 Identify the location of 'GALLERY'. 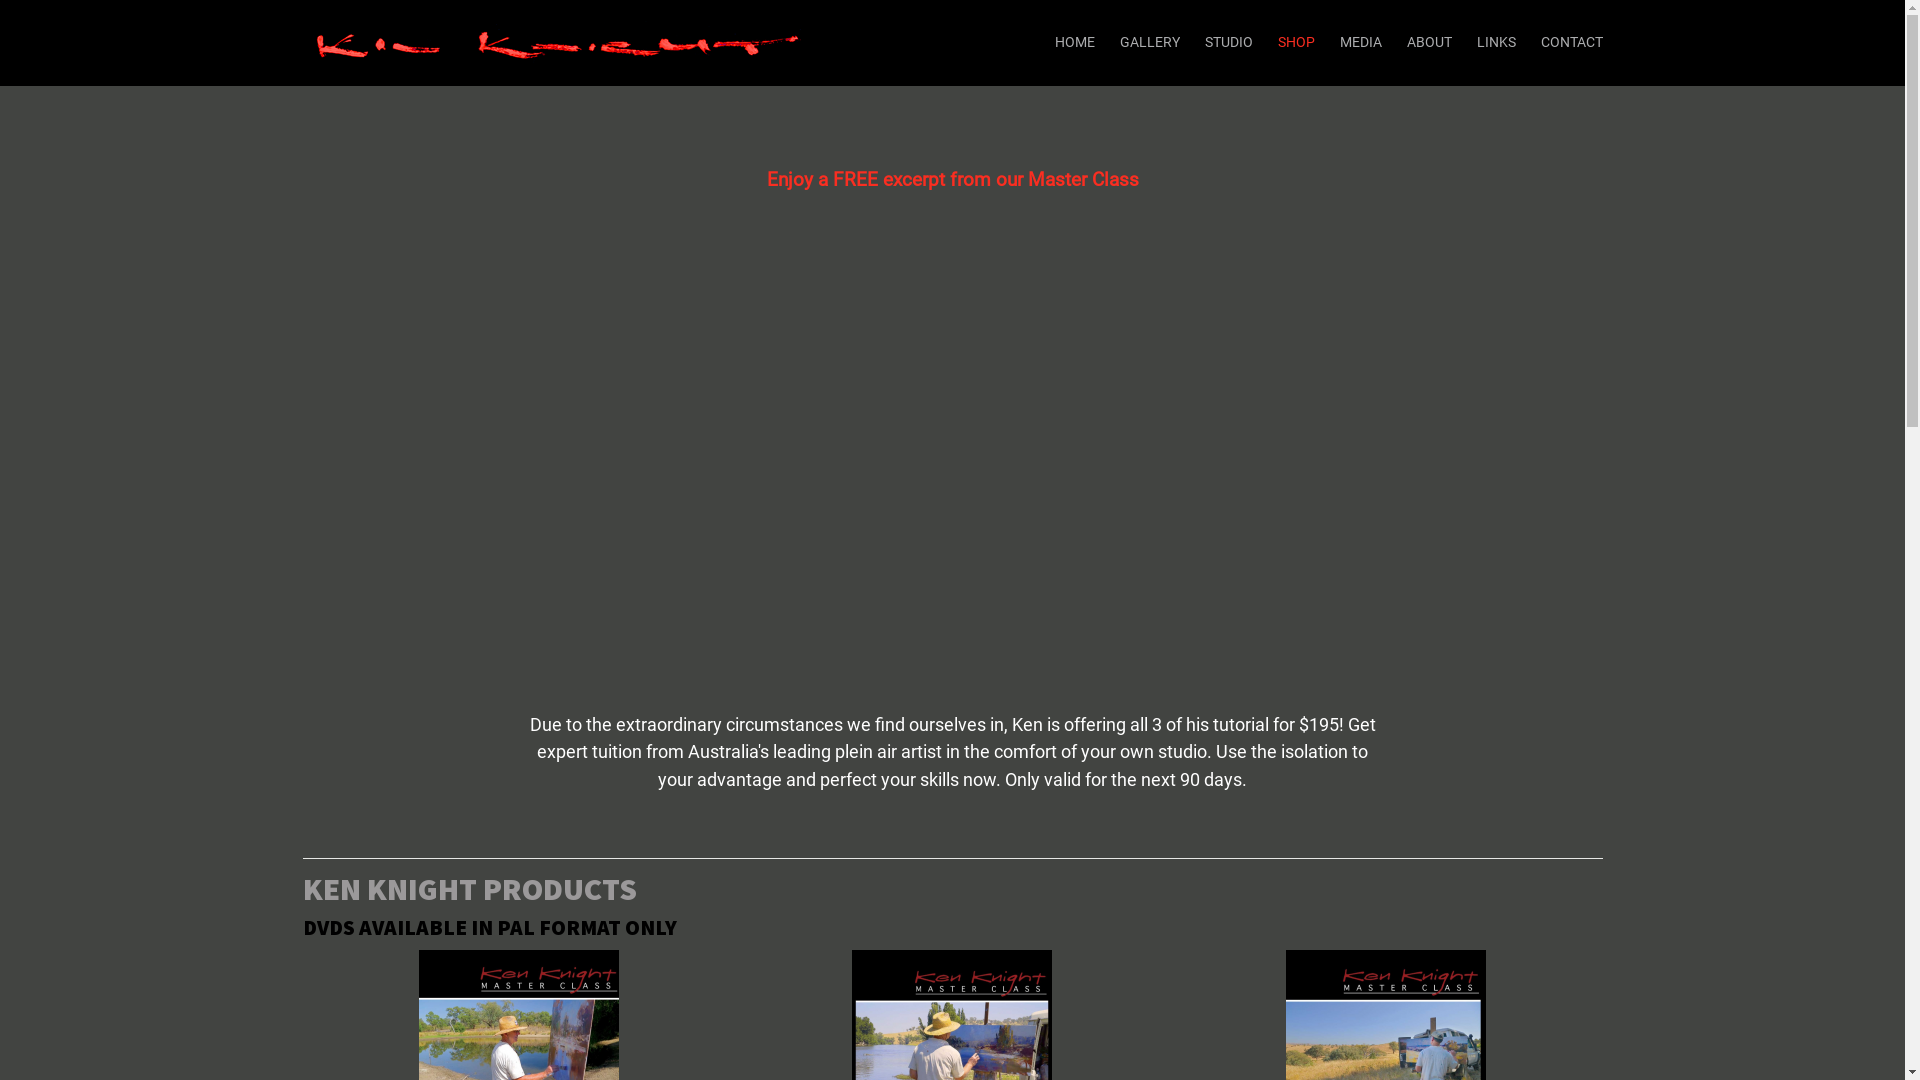
(1150, 42).